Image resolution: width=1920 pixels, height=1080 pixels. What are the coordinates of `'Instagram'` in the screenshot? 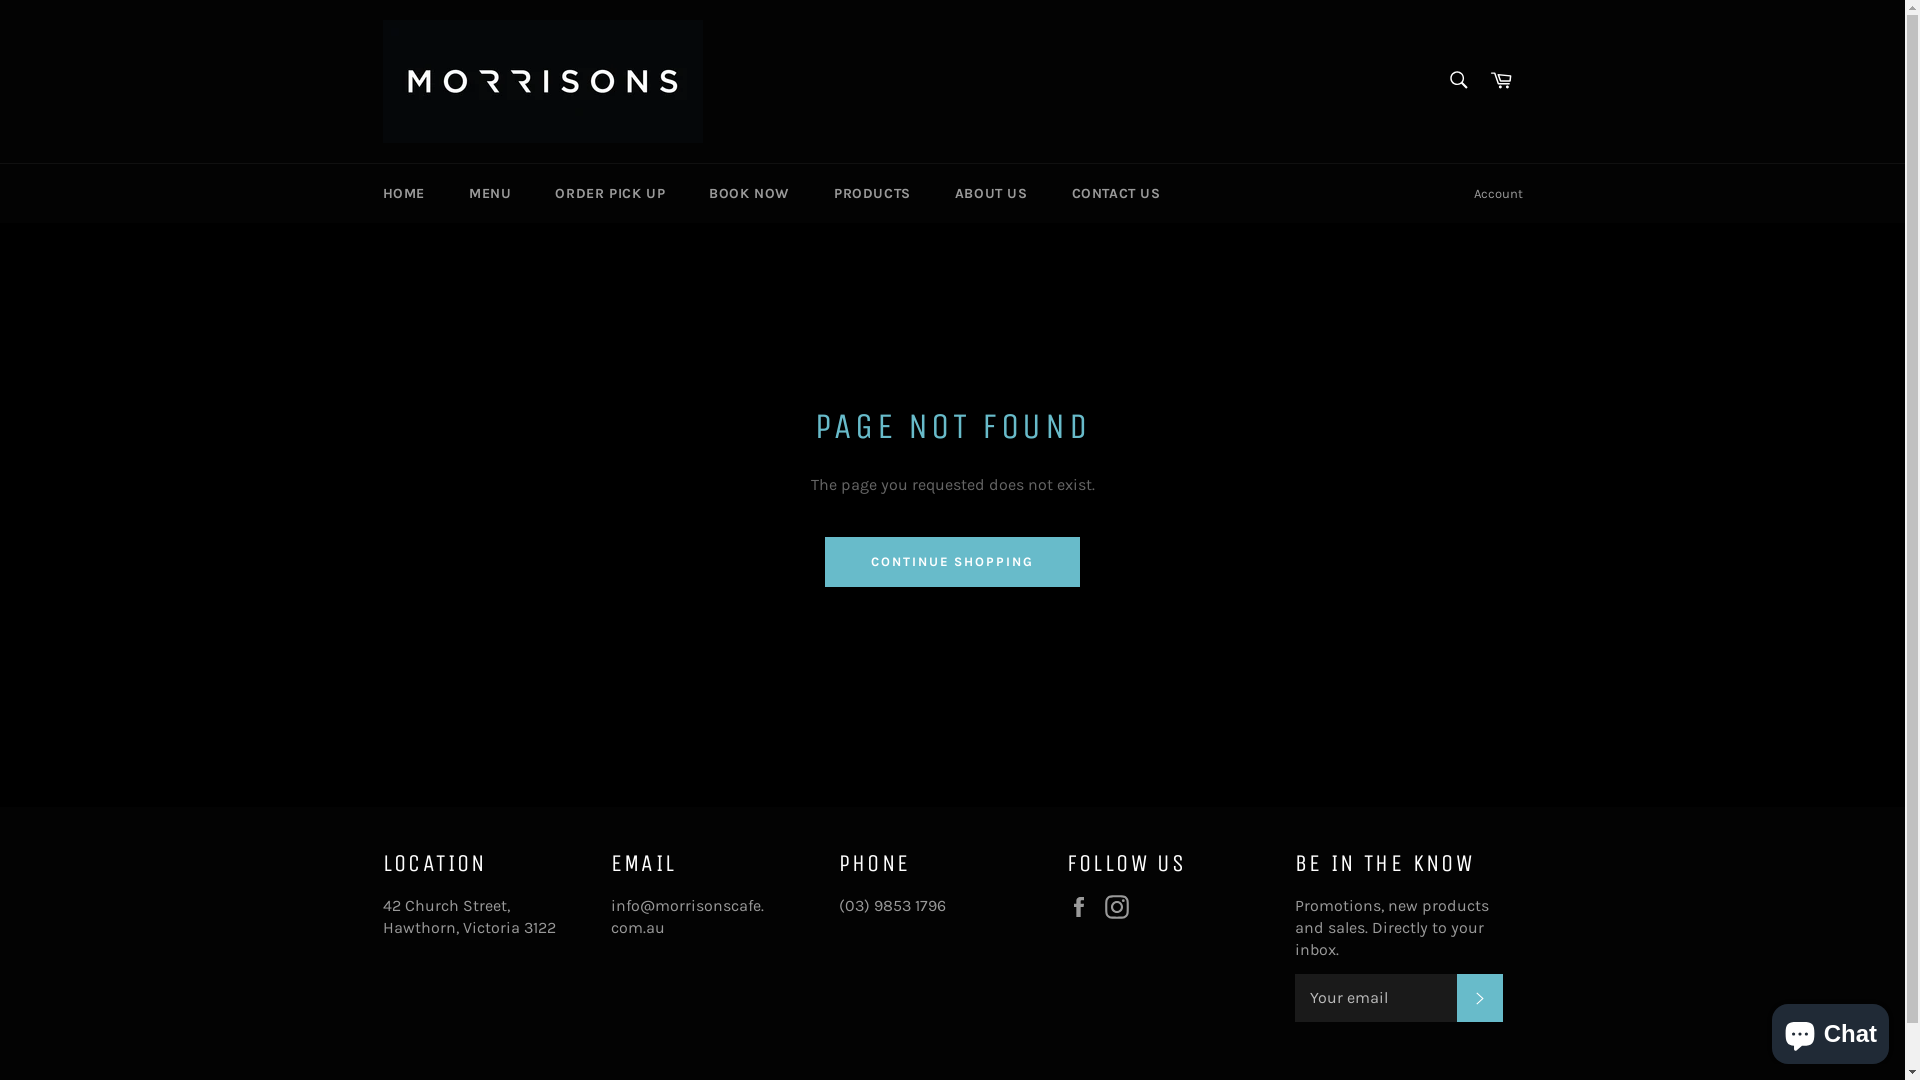 It's located at (1121, 906).